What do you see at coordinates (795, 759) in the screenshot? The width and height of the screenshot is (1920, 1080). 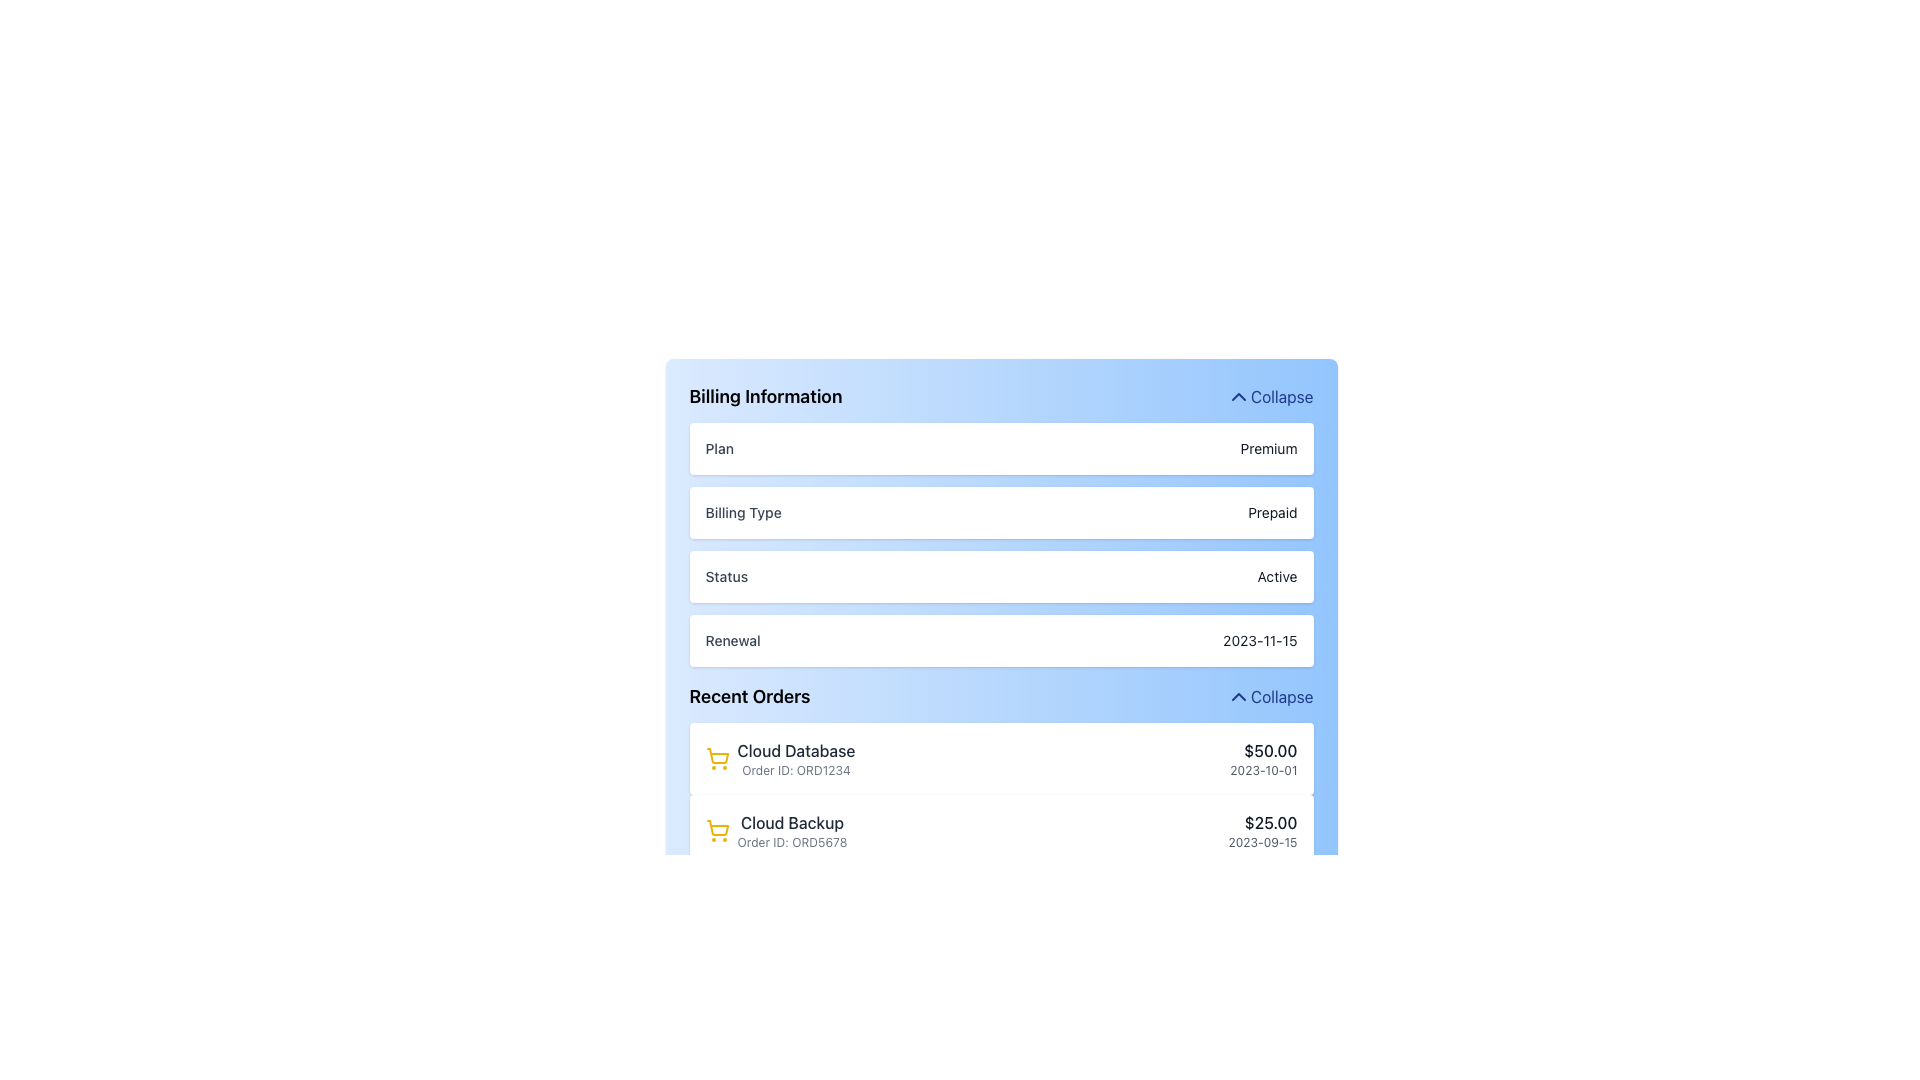 I see `the 'Cloud Database' text block that displays 'Order ID: ORD1234' in the Recent Orders section` at bounding box center [795, 759].